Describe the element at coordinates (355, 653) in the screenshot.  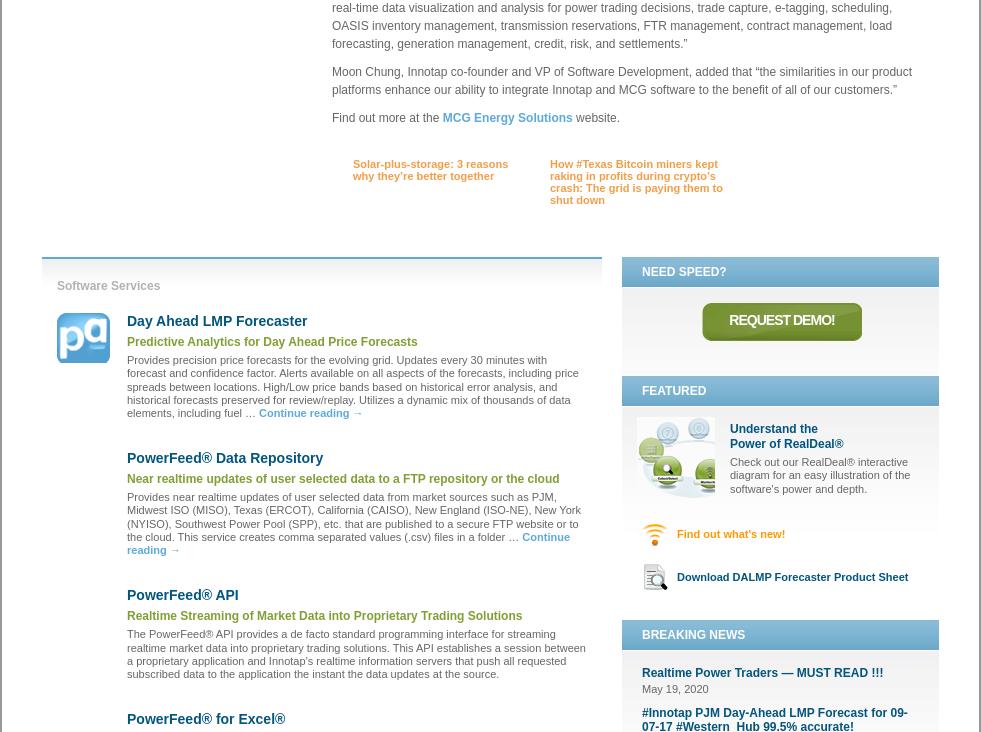
I see `'The PowerFeed® API provides a de facto standard programming interface for streaming realtime market data into proprietary trading solutions. This API establishes a session between a proprietary application and Innotap’s realtime information servers that push all requested subscribed data to the application the instant the data updates at the source.'` at that location.